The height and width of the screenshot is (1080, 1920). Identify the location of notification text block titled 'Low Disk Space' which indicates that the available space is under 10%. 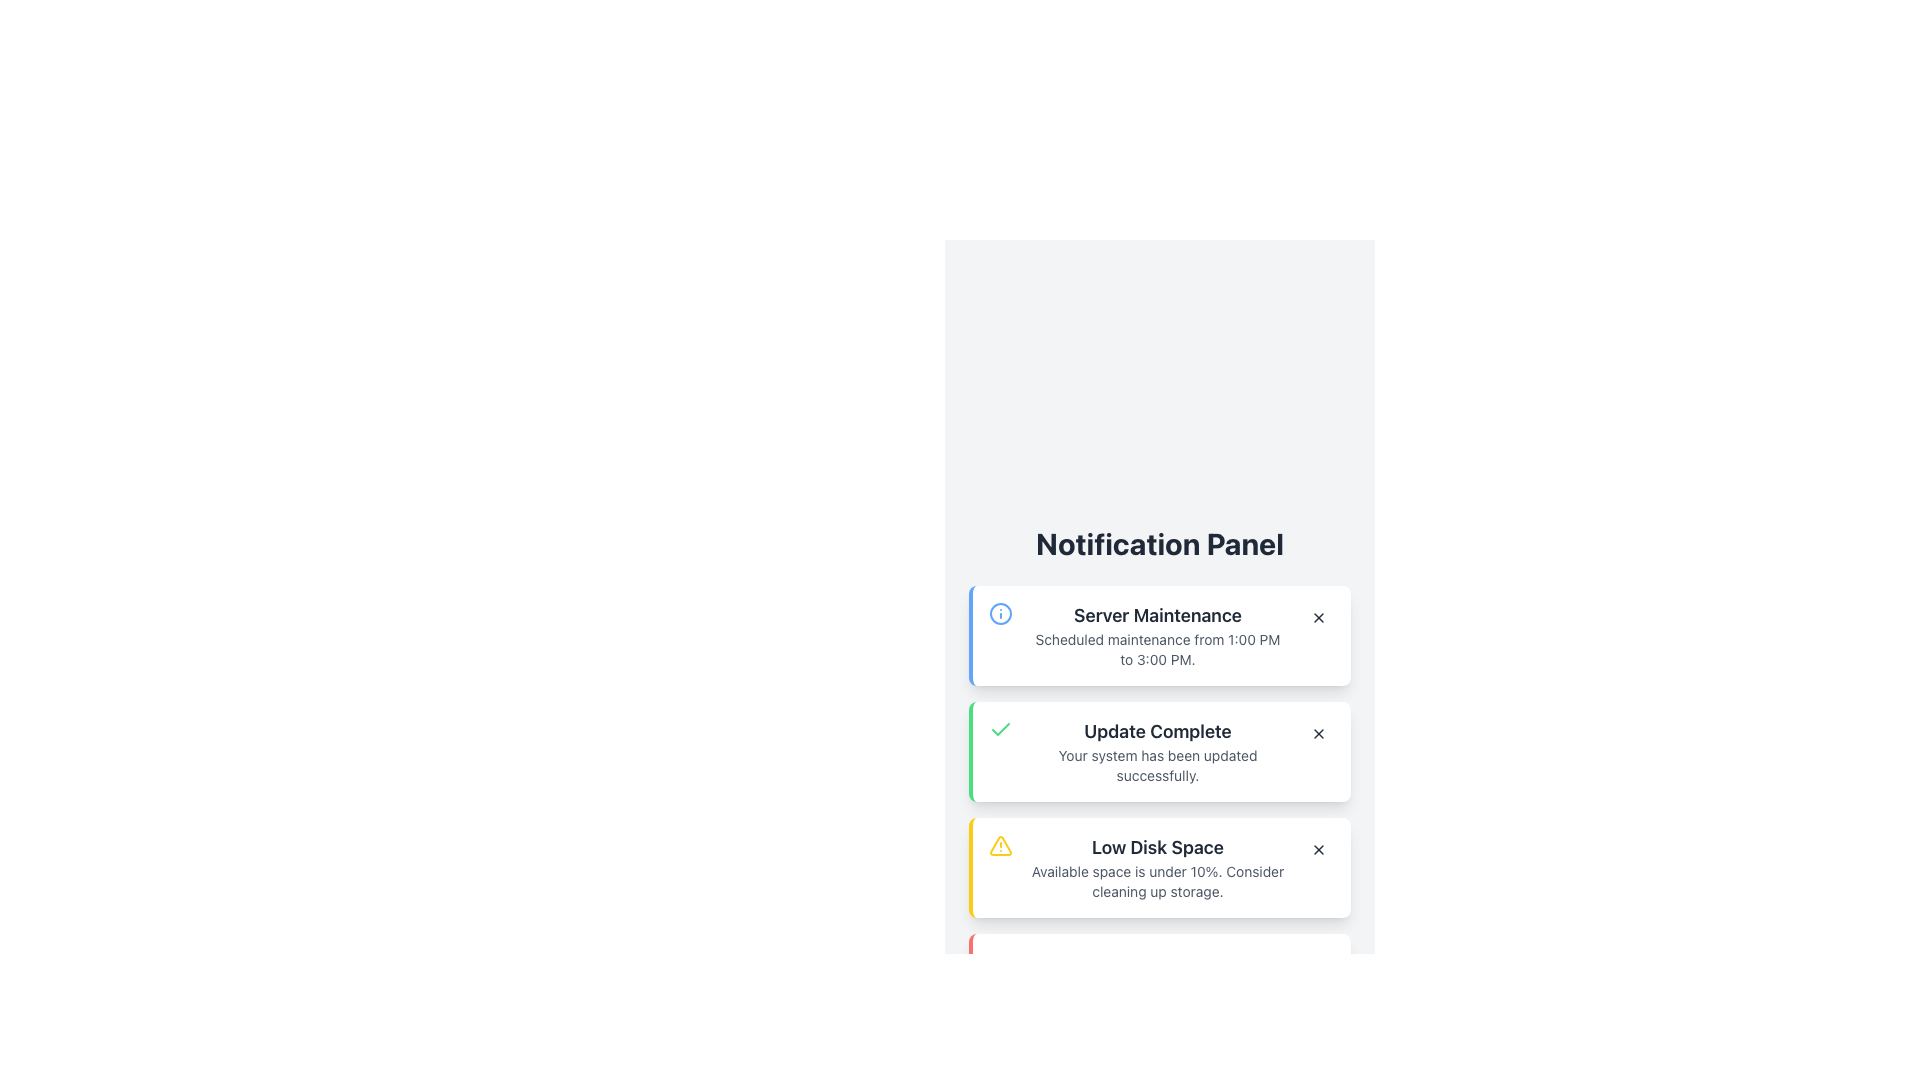
(1157, 866).